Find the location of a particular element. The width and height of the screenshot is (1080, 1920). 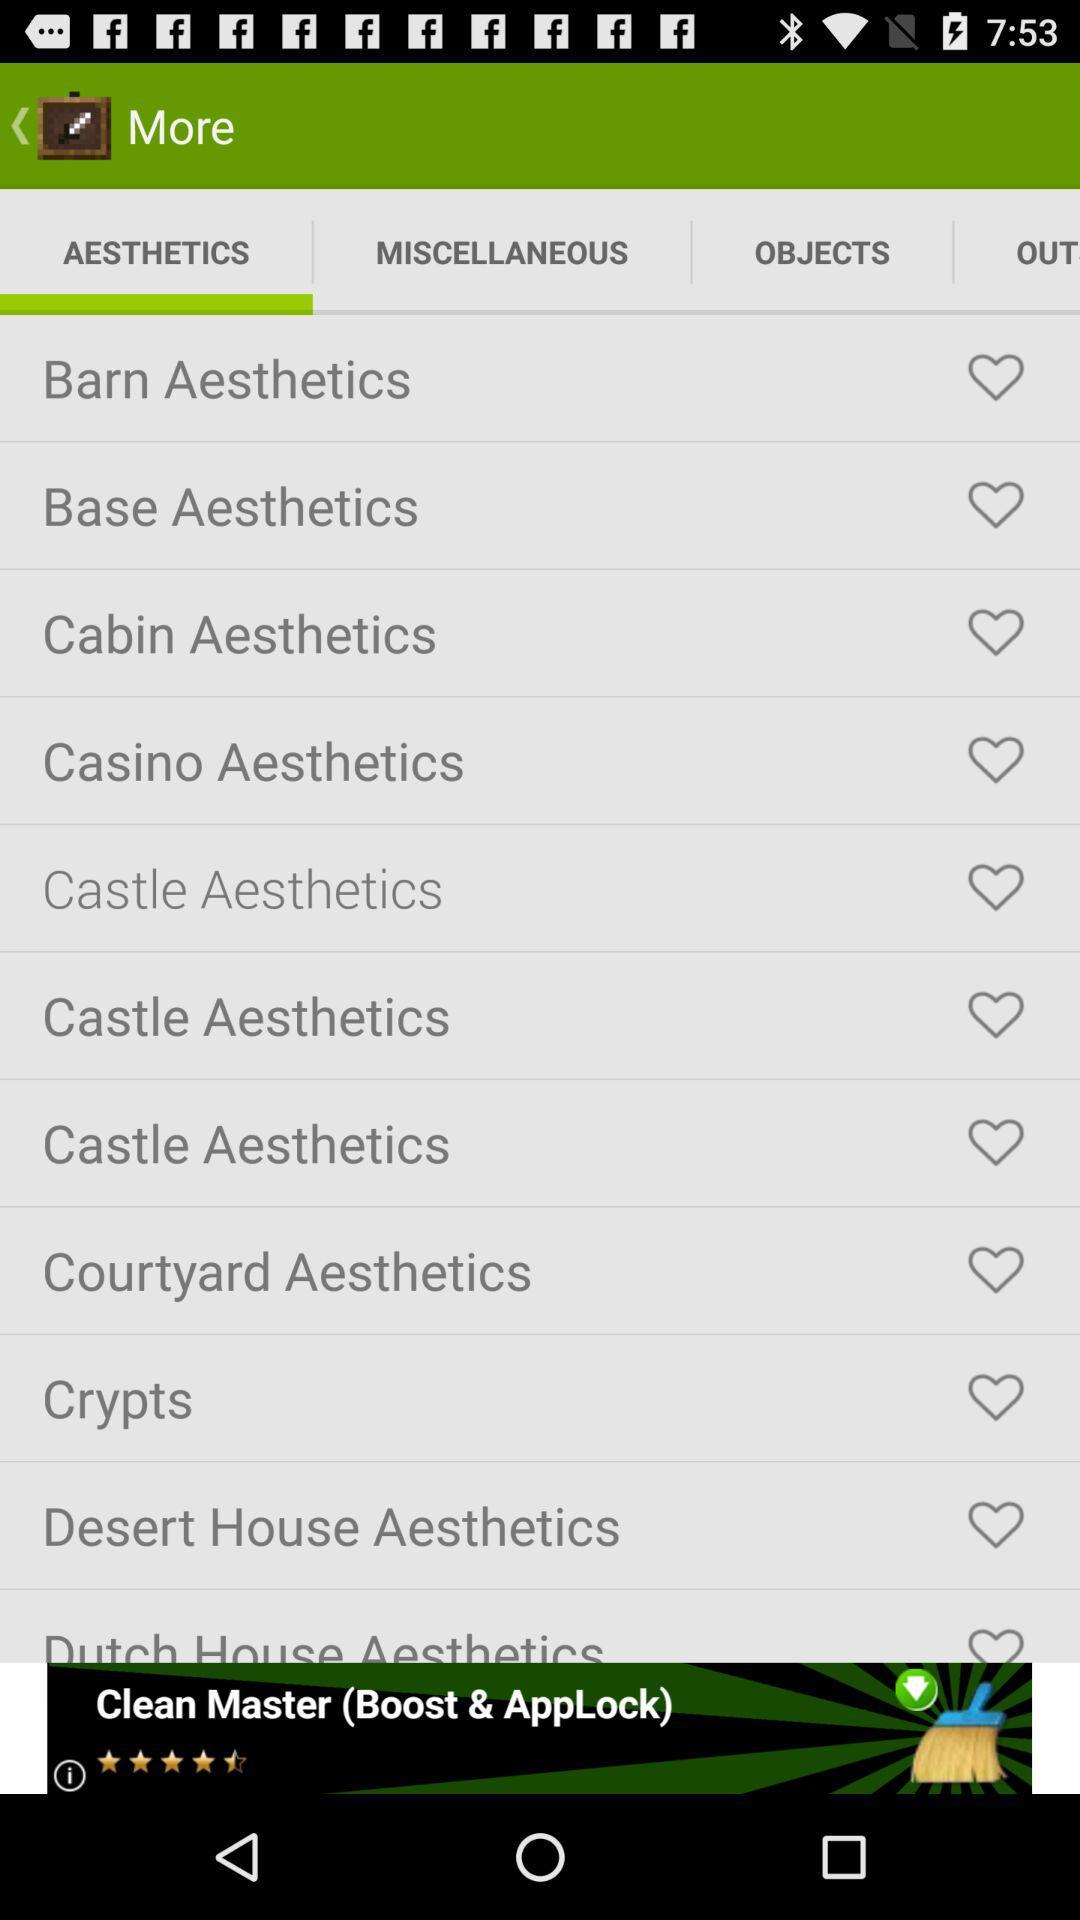

heart is located at coordinates (995, 378).